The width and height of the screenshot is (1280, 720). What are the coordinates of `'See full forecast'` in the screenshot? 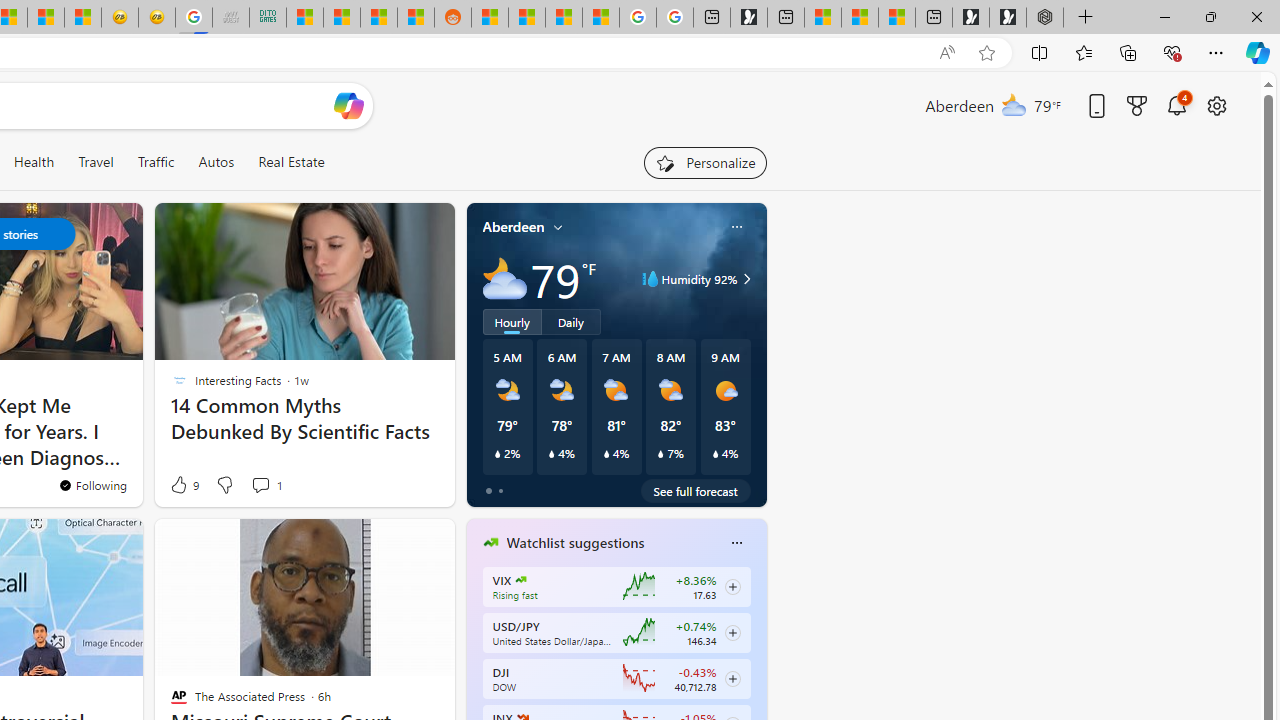 It's located at (695, 491).